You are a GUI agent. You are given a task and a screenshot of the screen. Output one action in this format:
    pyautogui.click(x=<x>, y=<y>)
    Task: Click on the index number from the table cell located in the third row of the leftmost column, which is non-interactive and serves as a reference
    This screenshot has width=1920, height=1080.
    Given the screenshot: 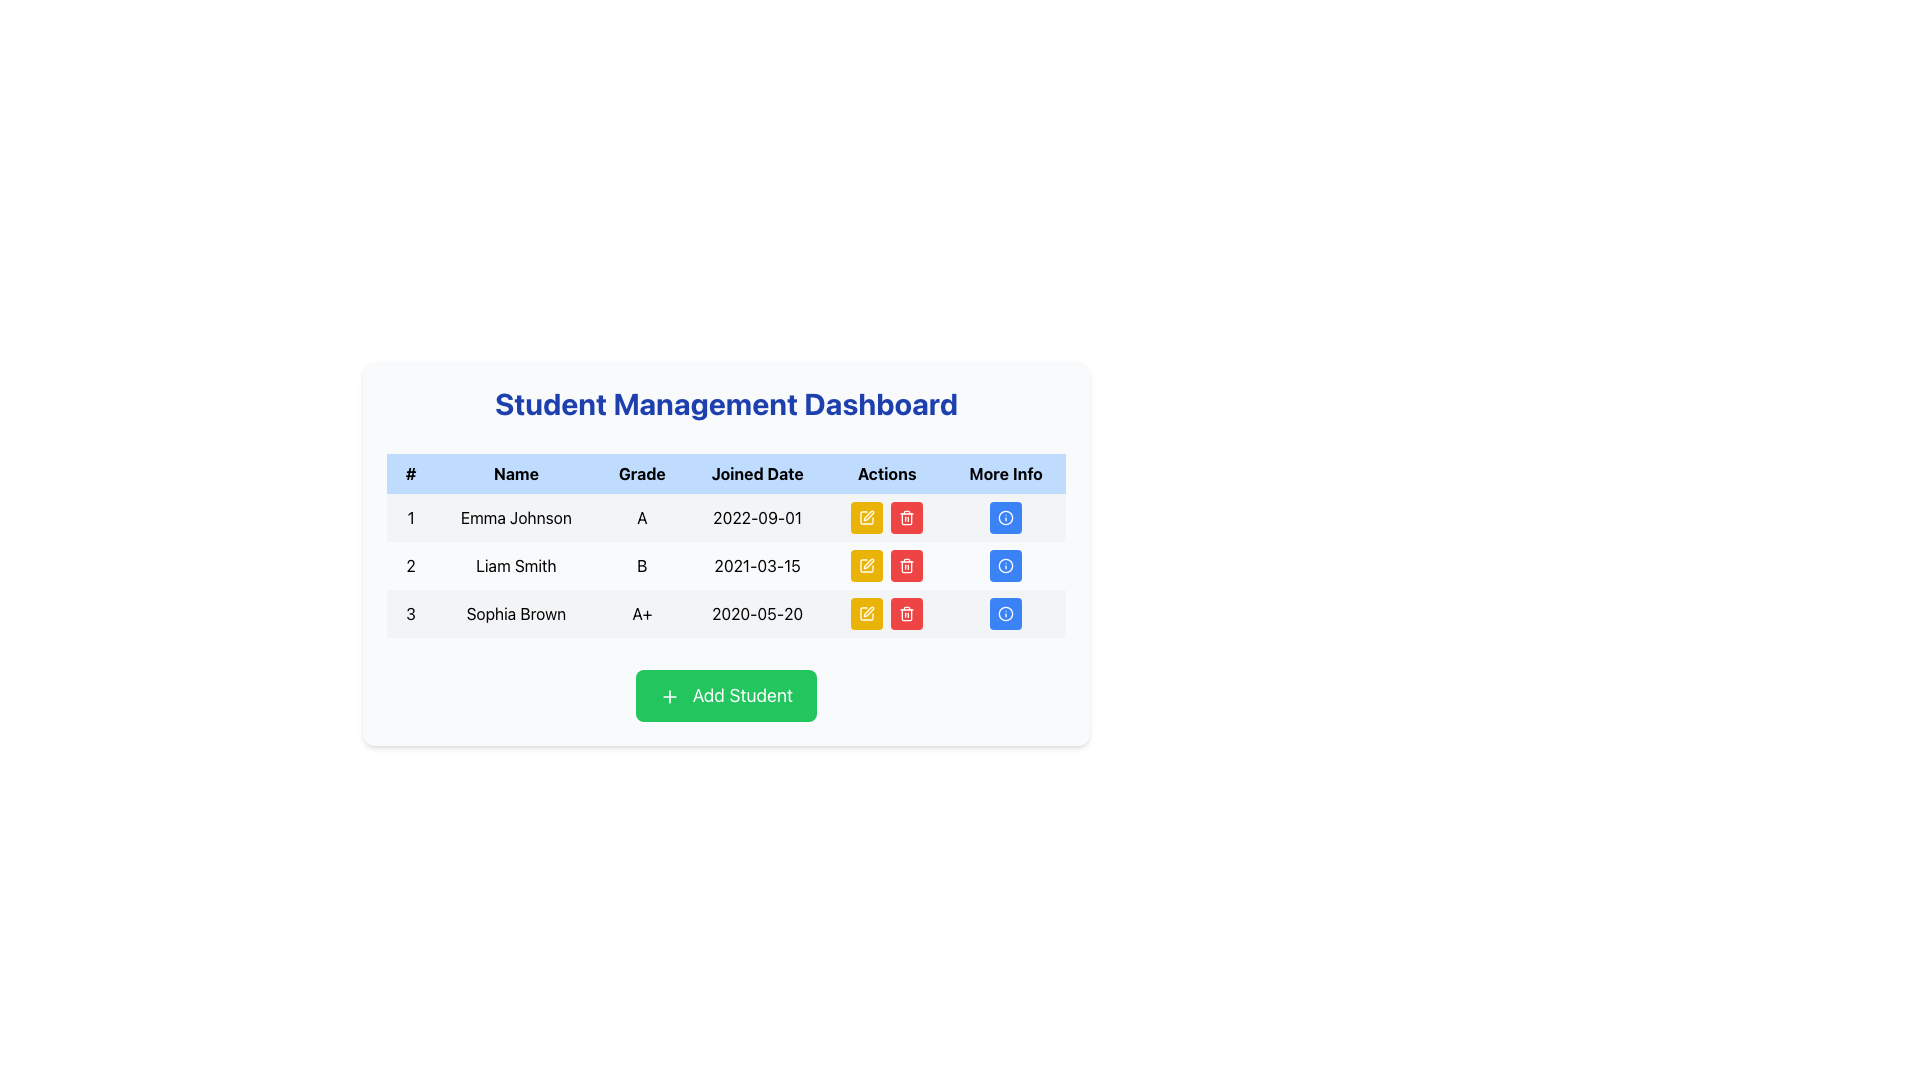 What is the action you would take?
    pyautogui.click(x=410, y=612)
    